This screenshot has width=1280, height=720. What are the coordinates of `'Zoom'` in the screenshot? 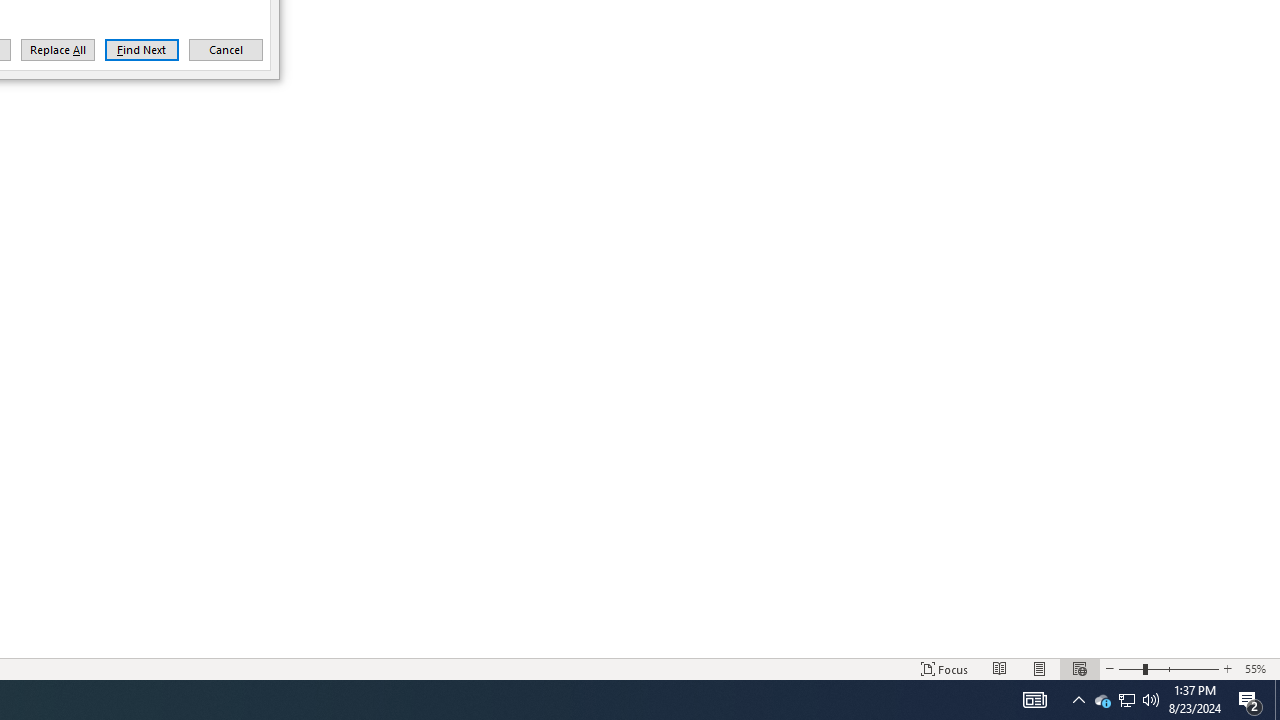 It's located at (1168, 669).